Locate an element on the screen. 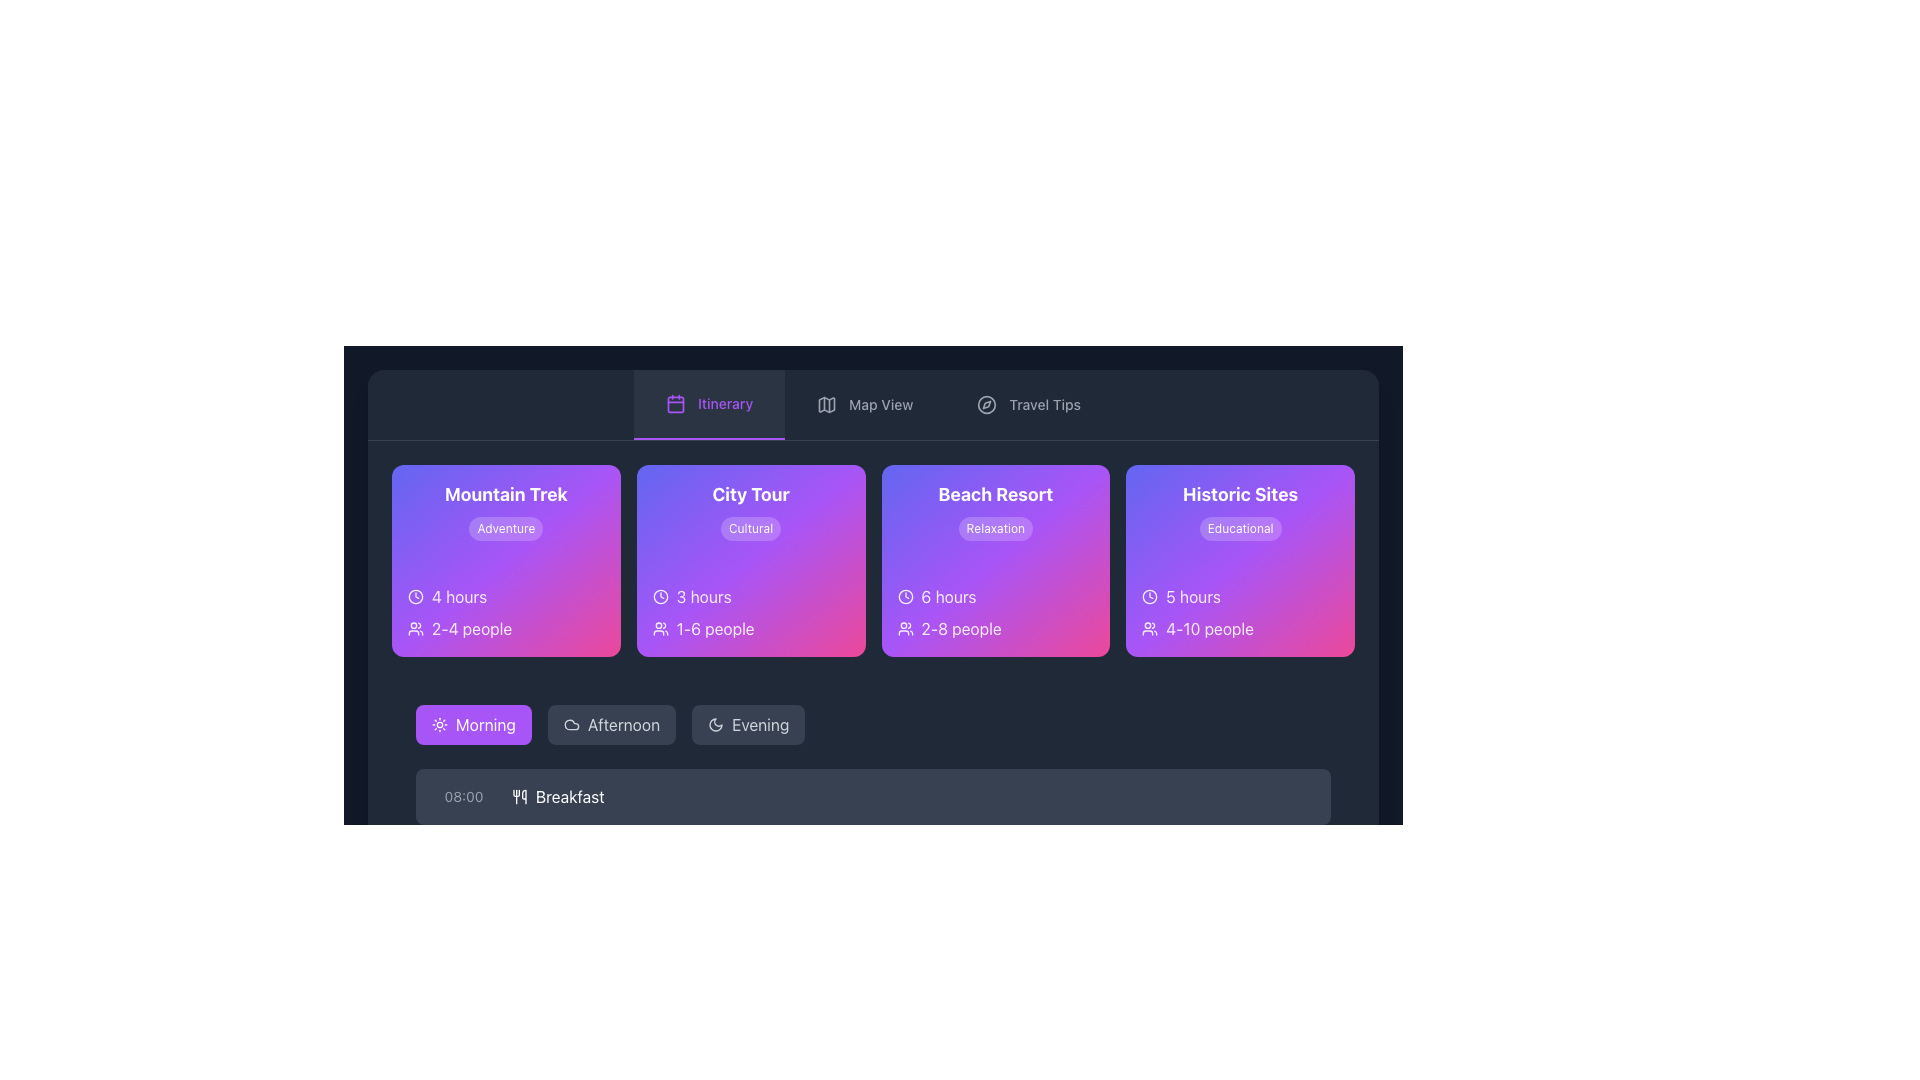 The width and height of the screenshot is (1920, 1080). the text element that indicates the group size or capacity is located at coordinates (715, 627).